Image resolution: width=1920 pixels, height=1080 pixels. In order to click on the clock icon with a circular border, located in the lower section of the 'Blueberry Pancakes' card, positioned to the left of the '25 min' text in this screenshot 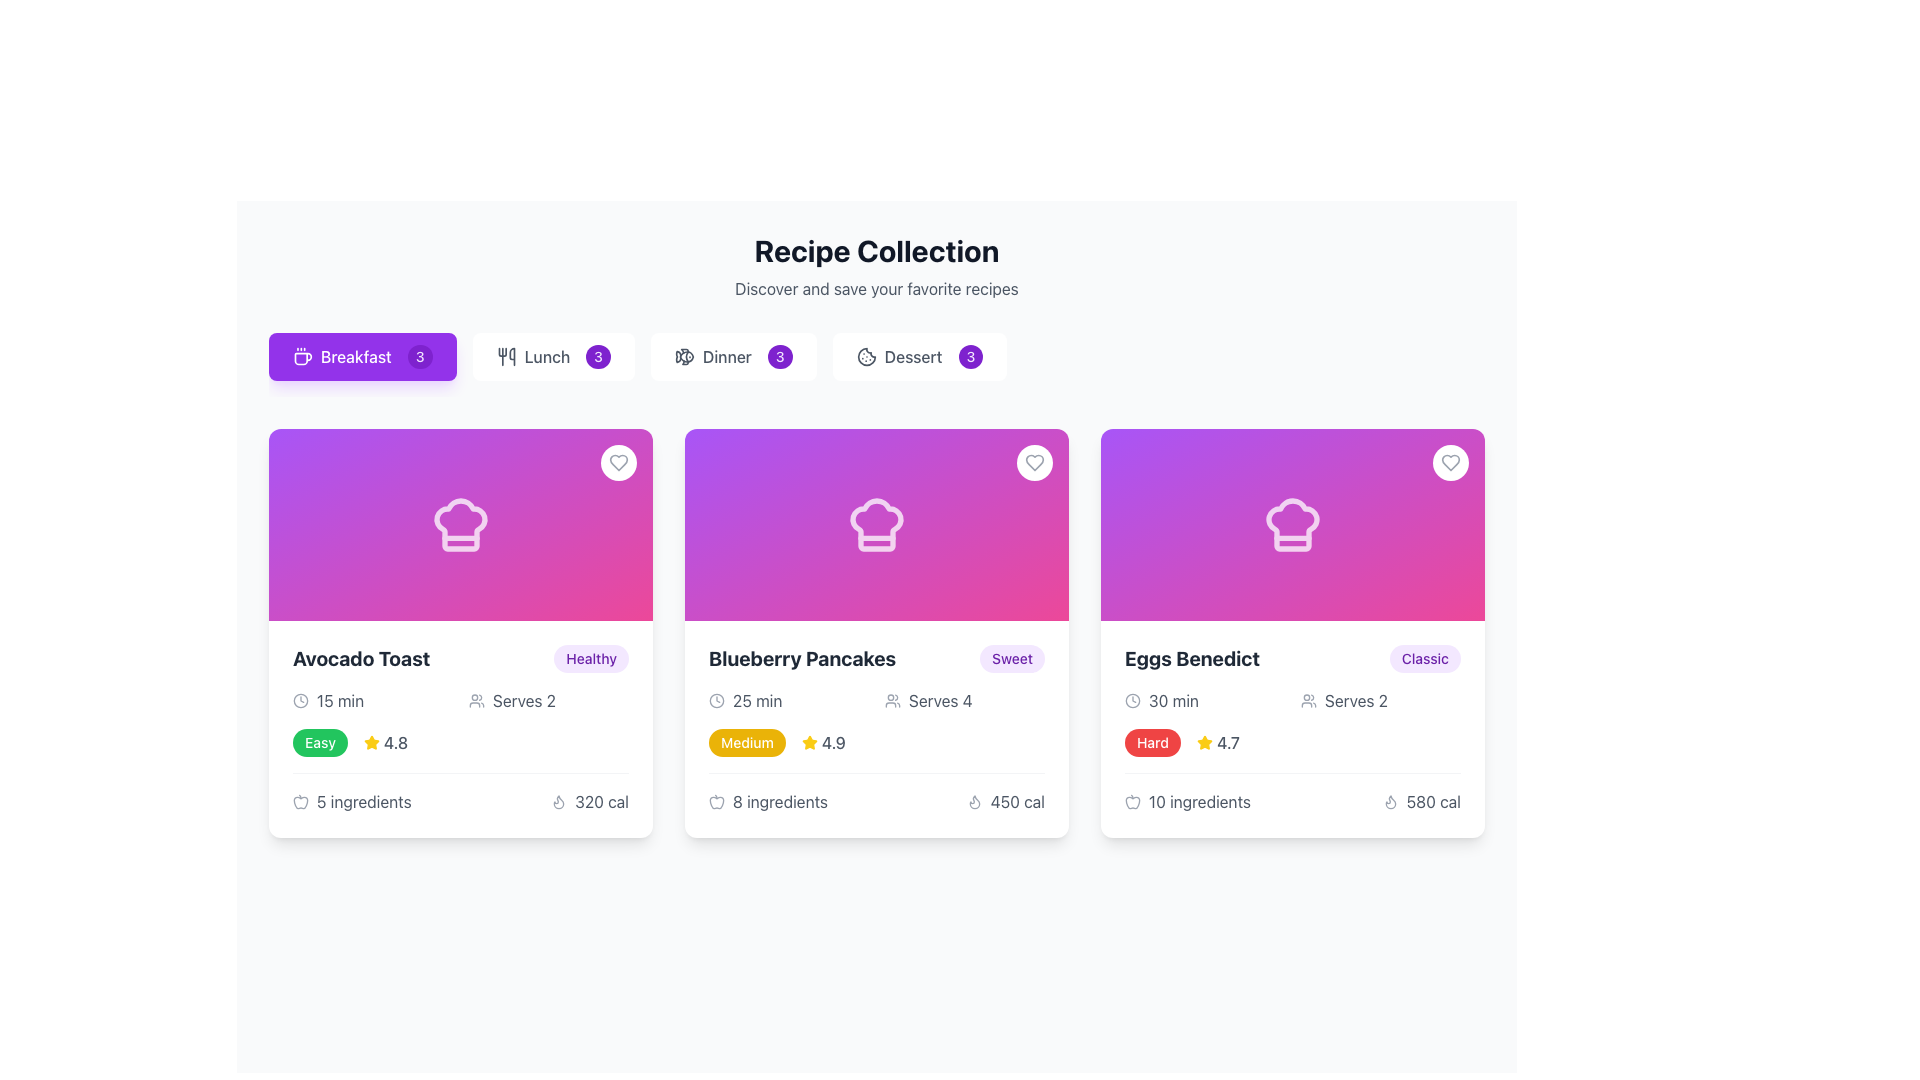, I will do `click(716, 700)`.